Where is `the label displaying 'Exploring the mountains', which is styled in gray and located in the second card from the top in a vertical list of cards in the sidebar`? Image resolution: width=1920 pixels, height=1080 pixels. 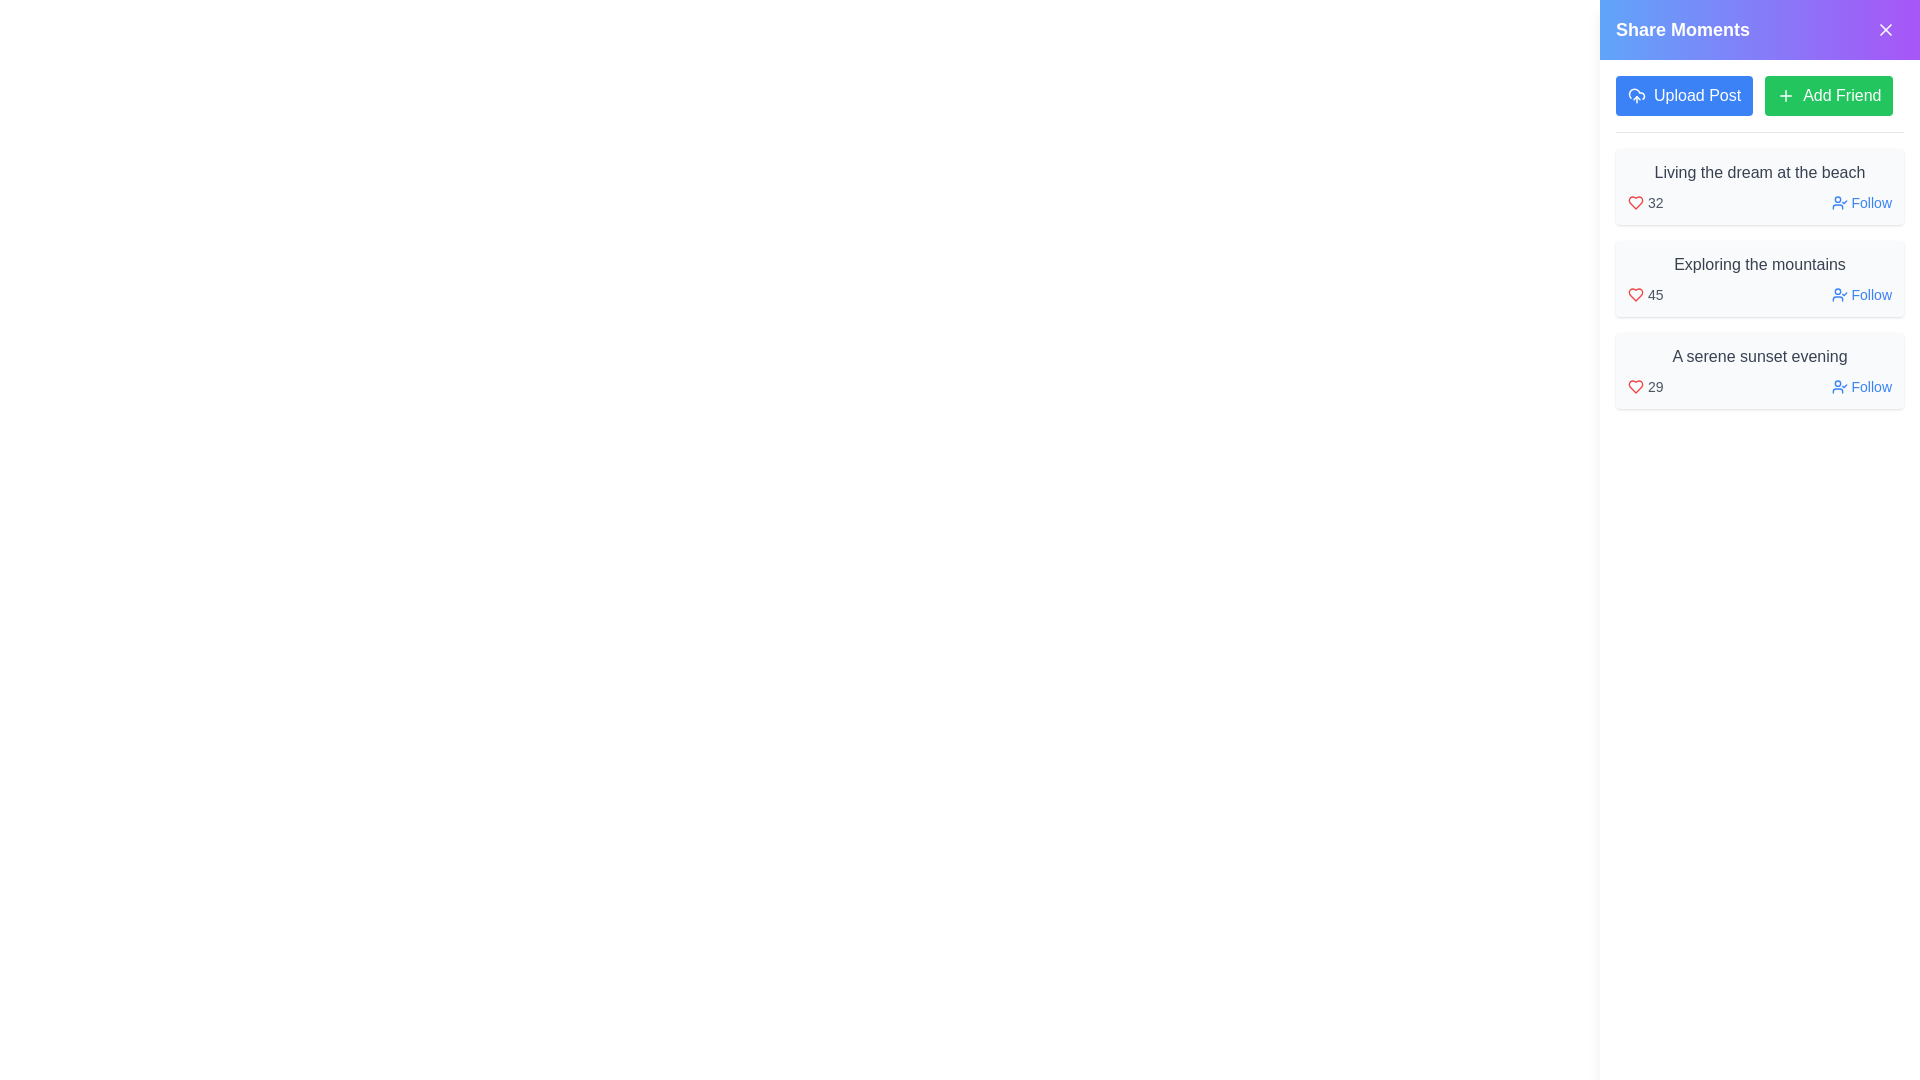
the label displaying 'Exploring the mountains', which is styled in gray and located in the second card from the top in a vertical list of cards in the sidebar is located at coordinates (1760, 264).